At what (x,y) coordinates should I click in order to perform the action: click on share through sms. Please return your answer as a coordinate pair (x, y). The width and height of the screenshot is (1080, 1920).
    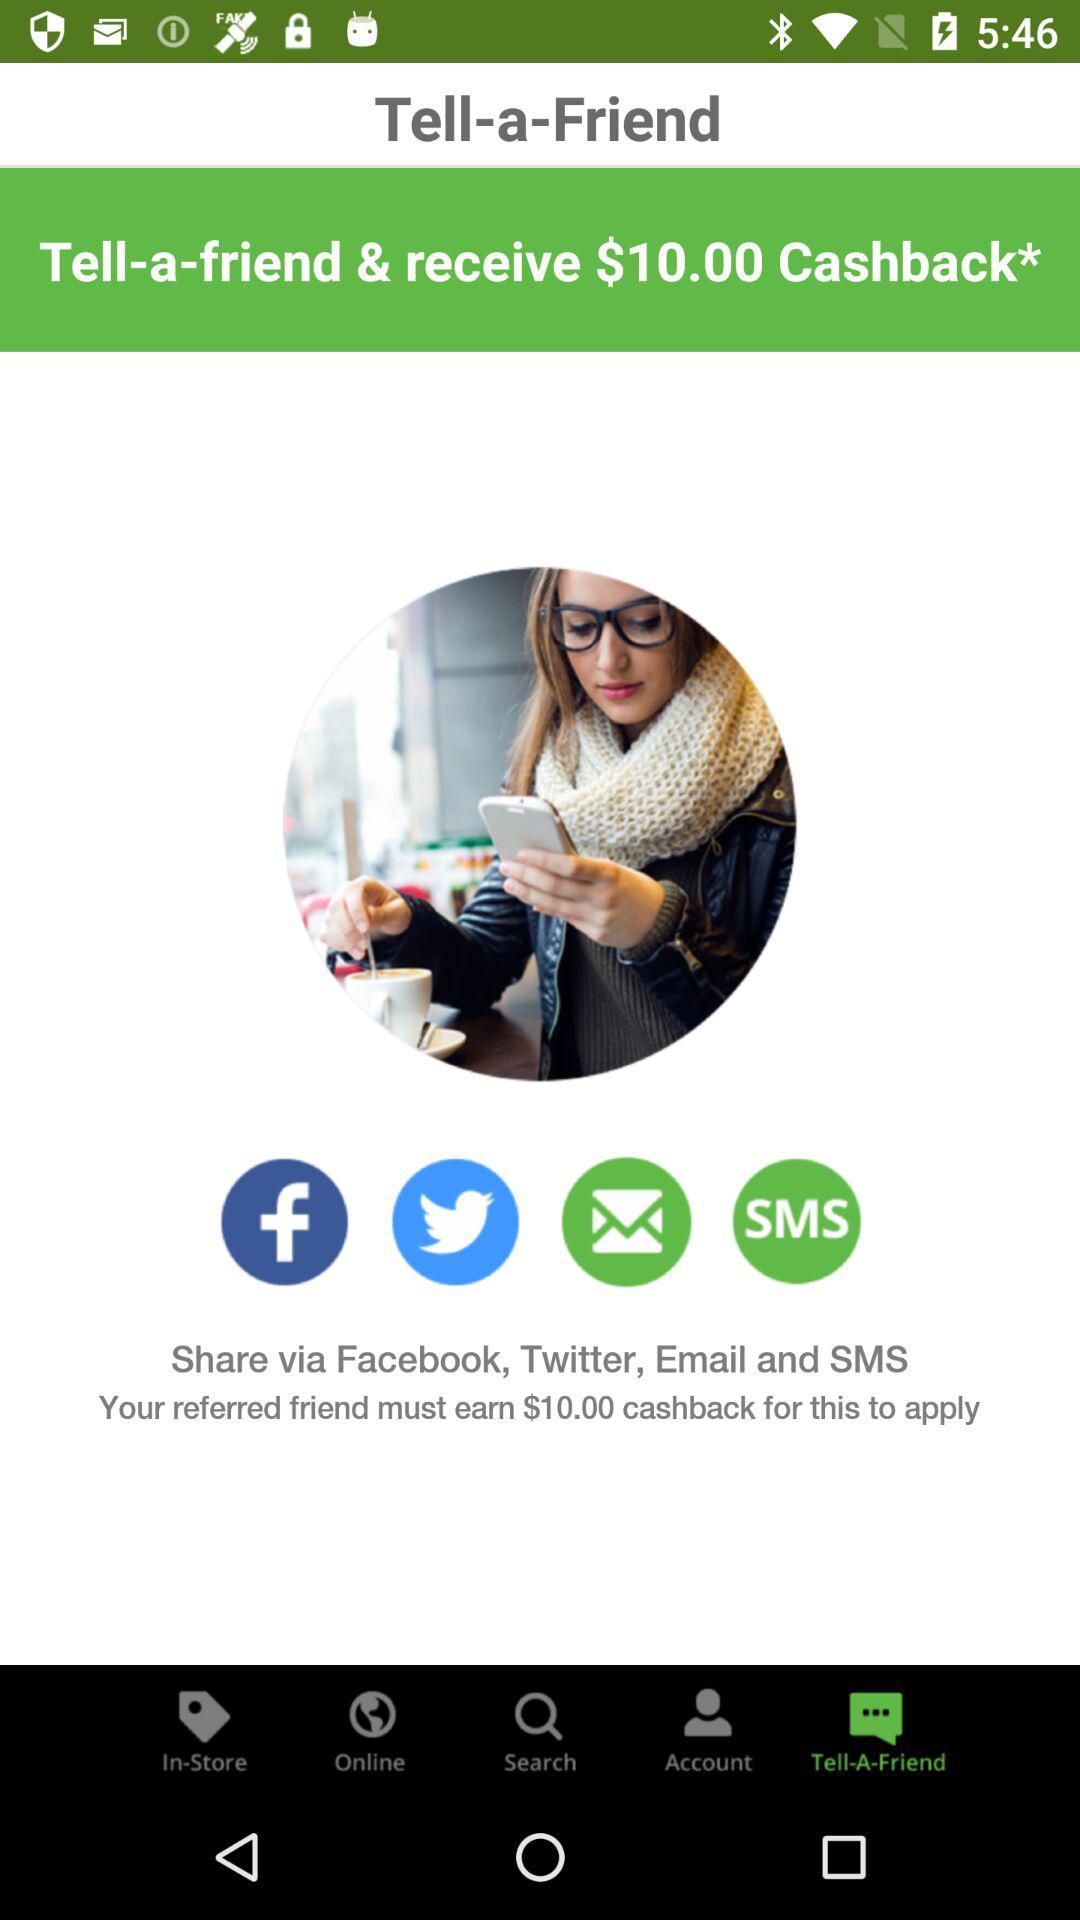
    Looking at the image, I should click on (796, 1221).